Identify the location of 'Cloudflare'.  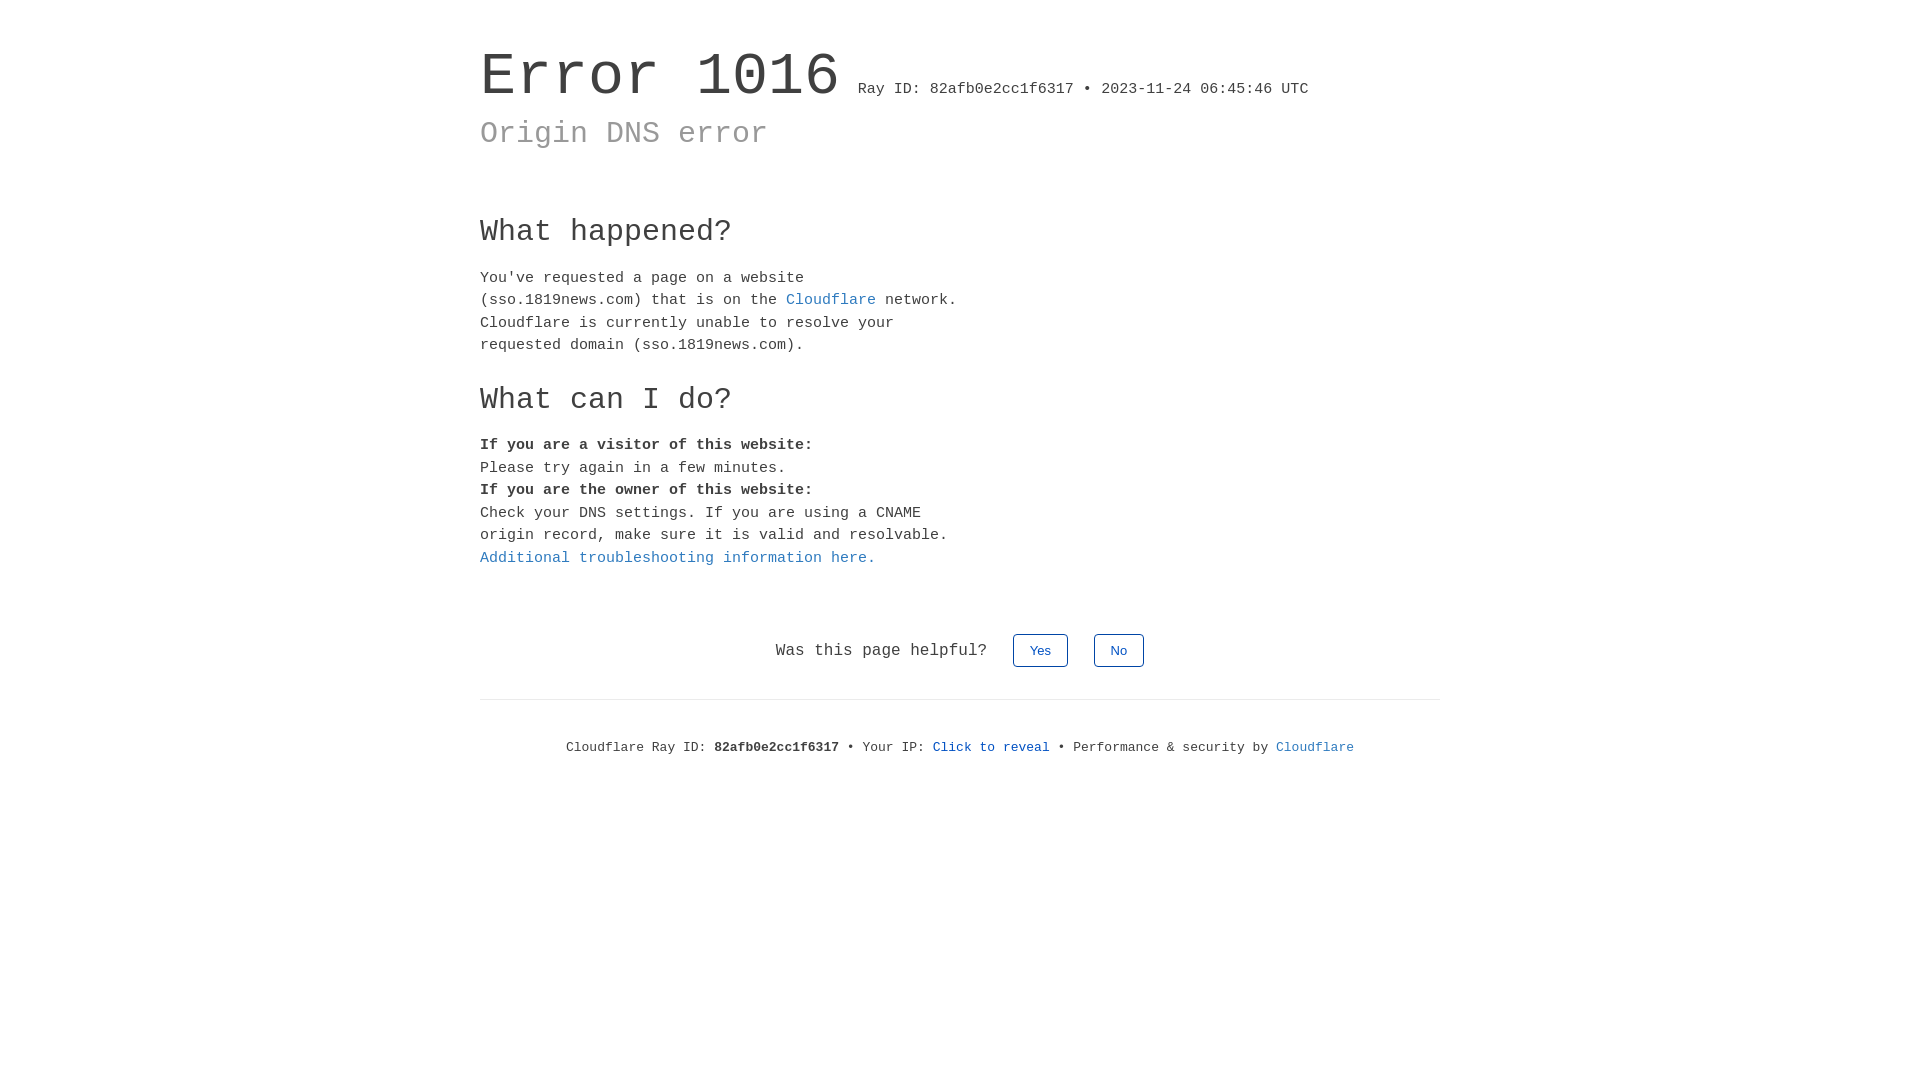
(830, 300).